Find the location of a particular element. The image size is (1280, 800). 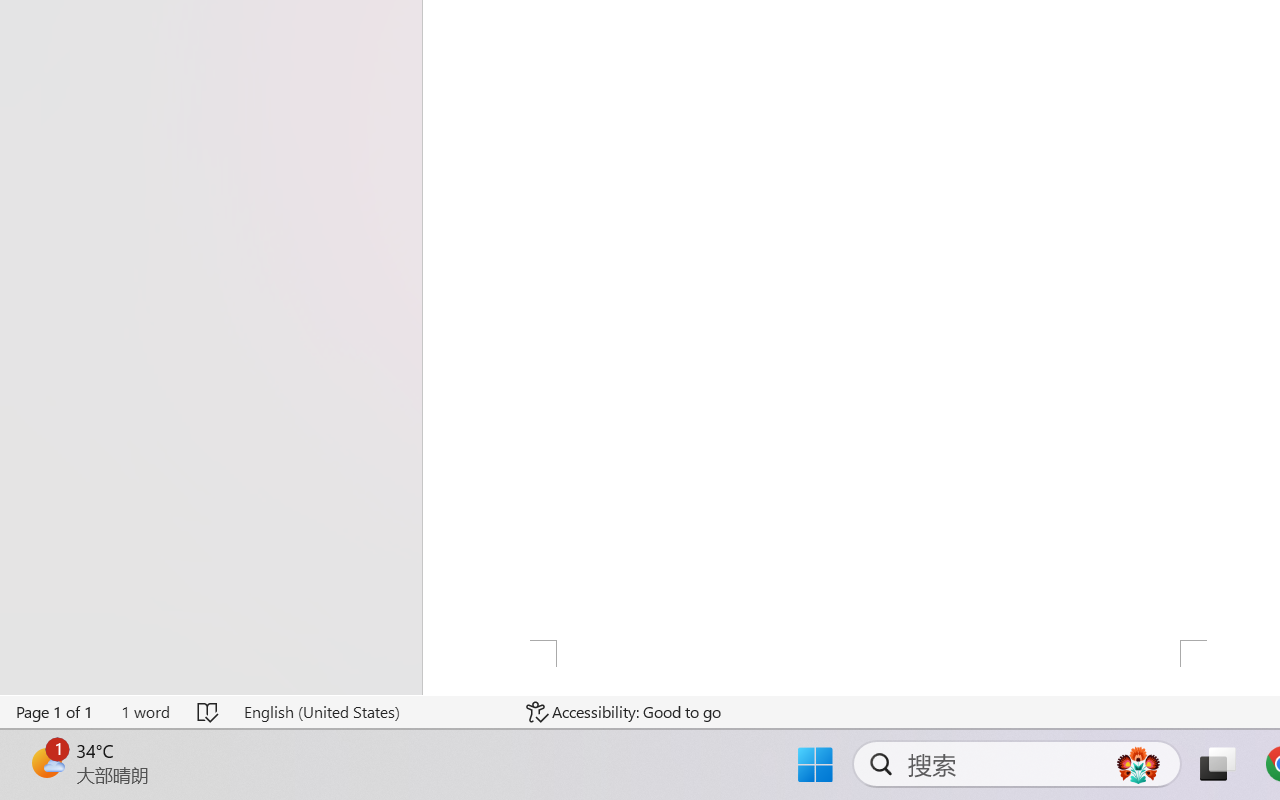

'Language English (United States)' is located at coordinates (371, 711).